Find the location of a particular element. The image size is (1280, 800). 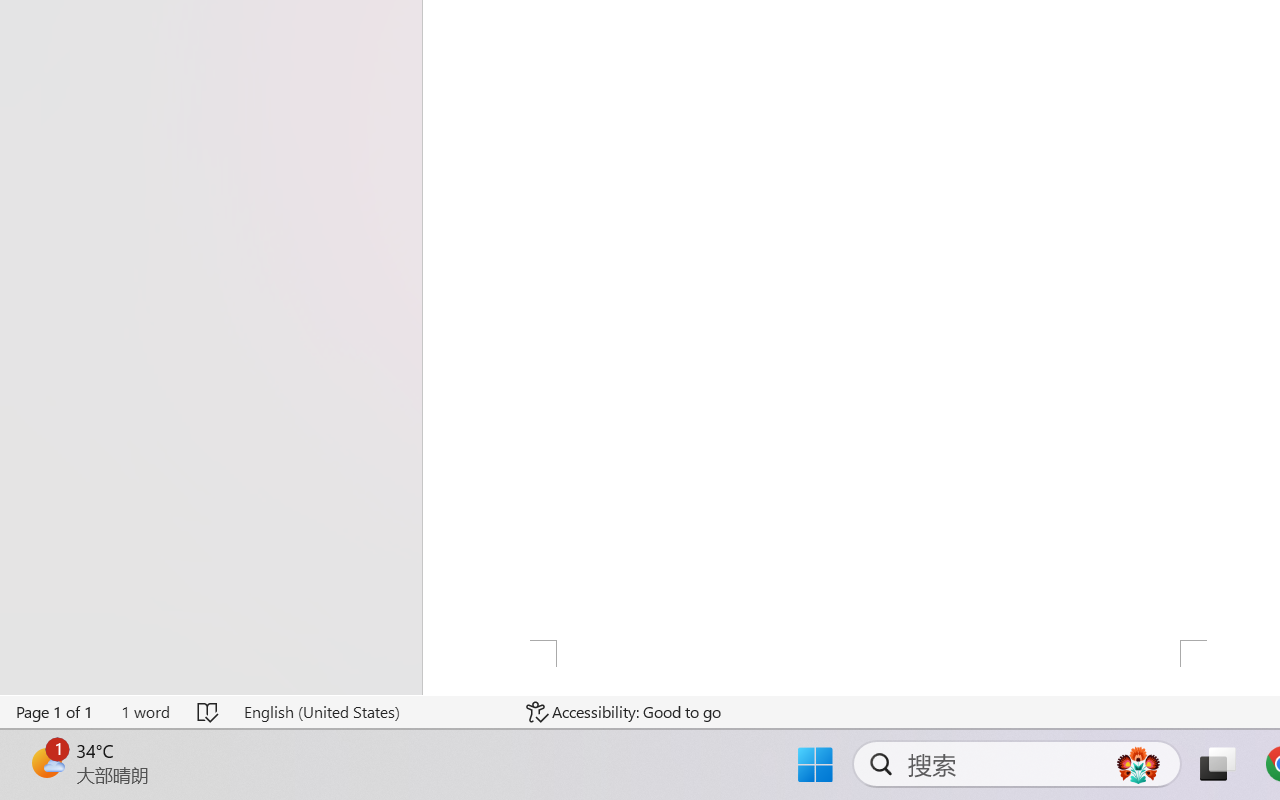

'Language English (United States)' is located at coordinates (371, 711).